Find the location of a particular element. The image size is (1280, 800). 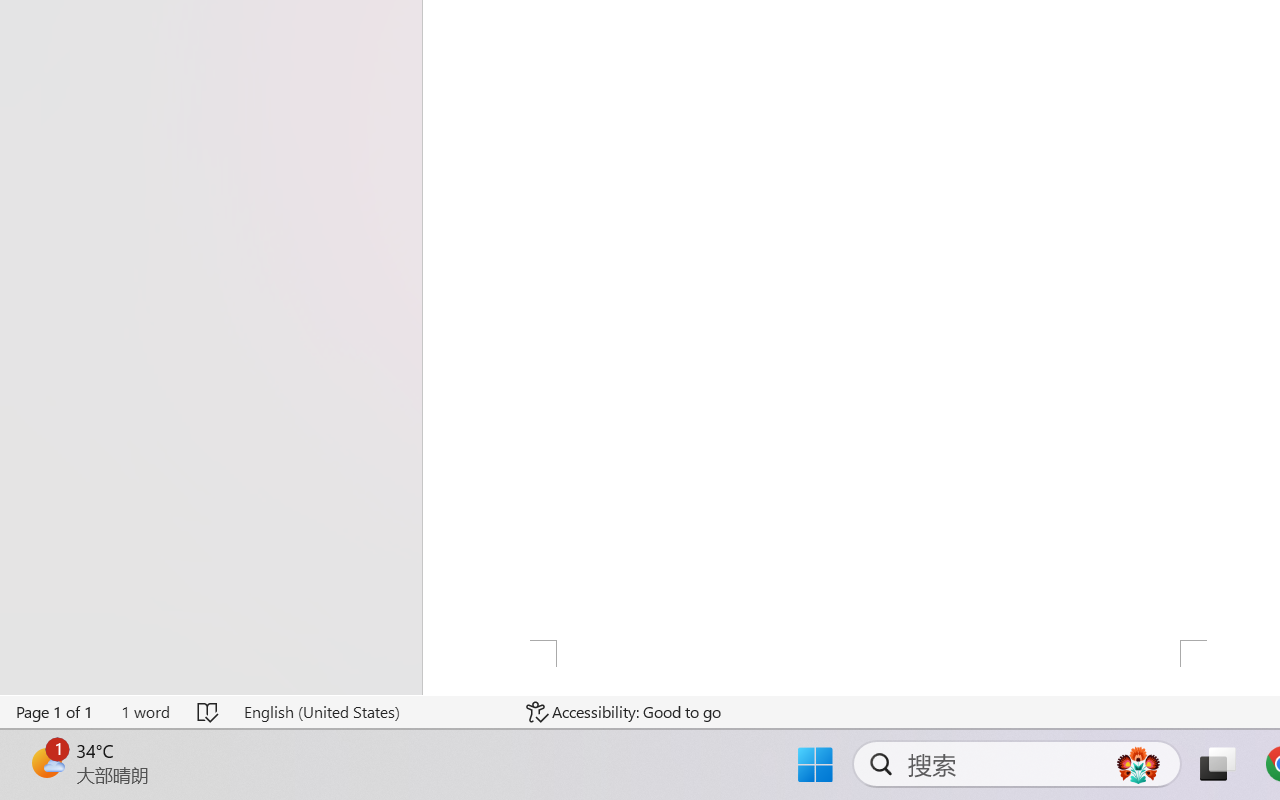

'Language English (United States)' is located at coordinates (371, 711).